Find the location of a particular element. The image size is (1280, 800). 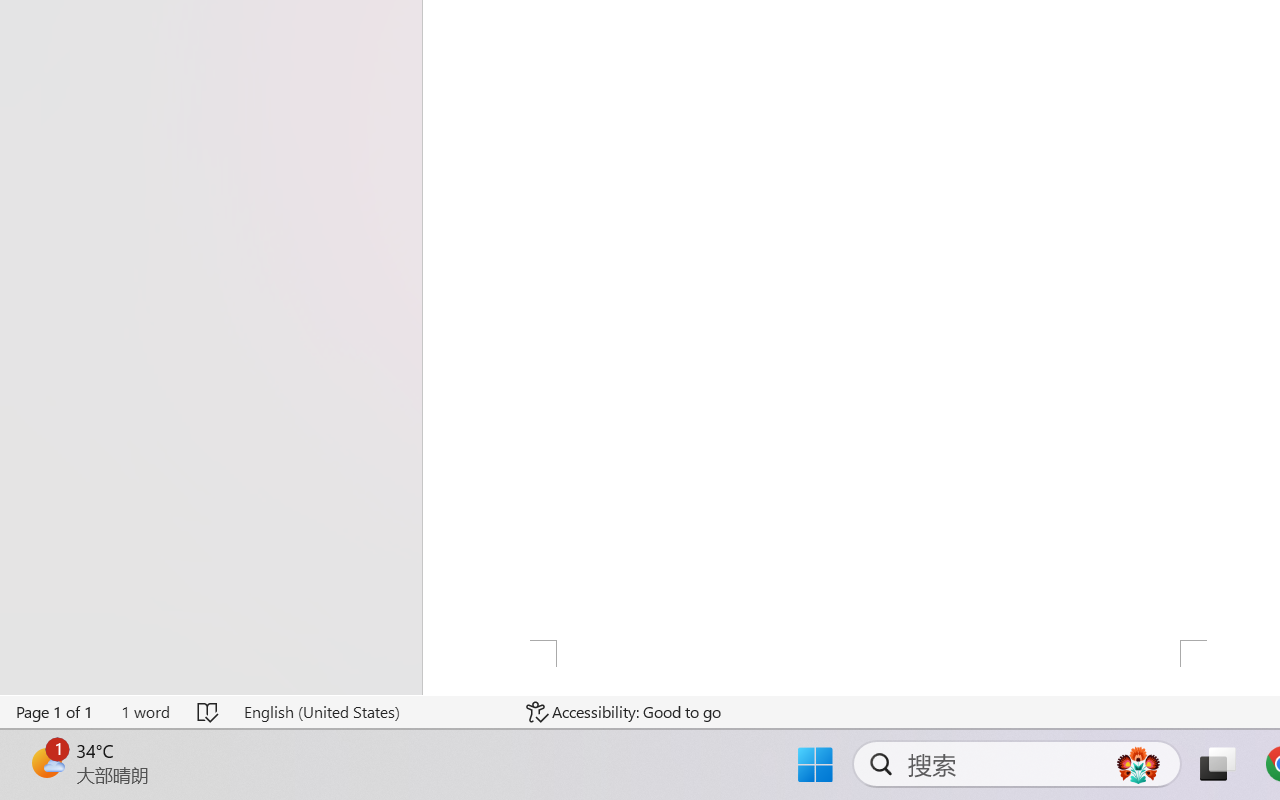

'Language English (United States)' is located at coordinates (371, 711).